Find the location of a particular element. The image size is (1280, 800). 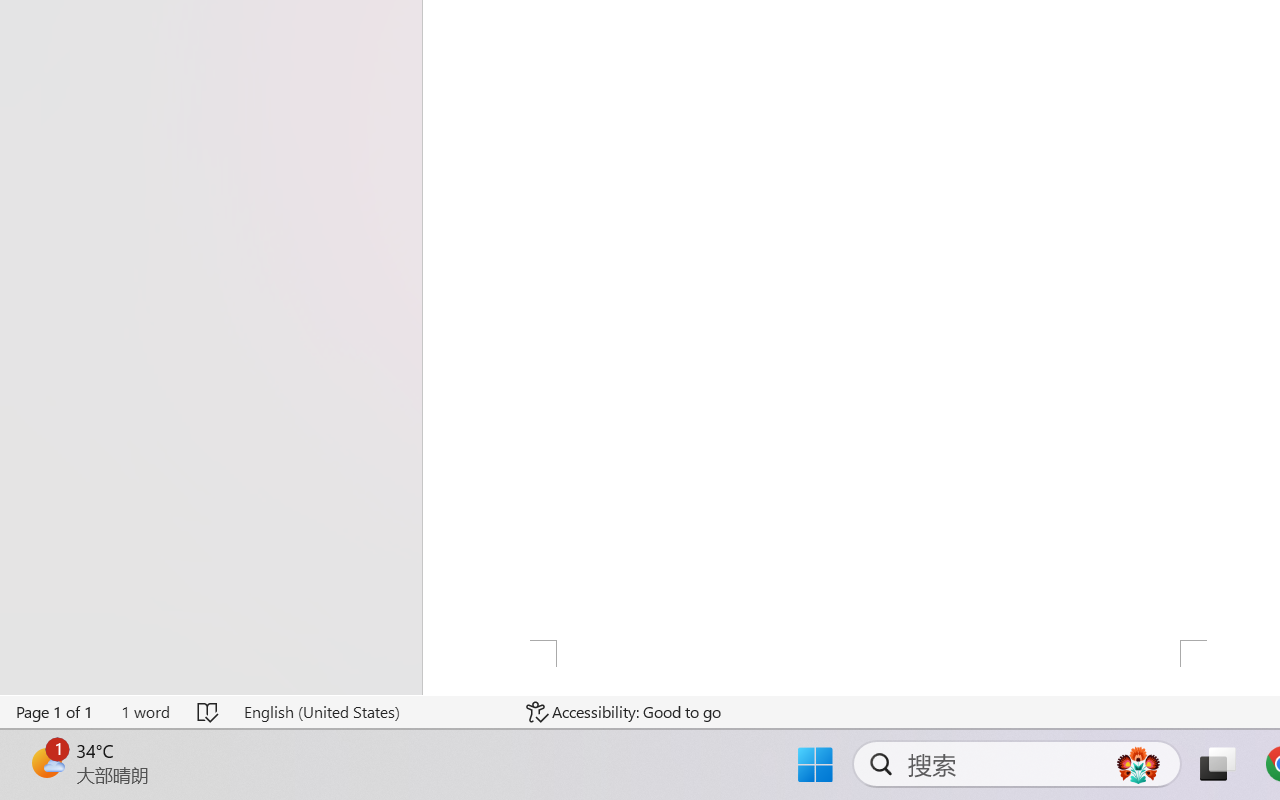

'Language English (United States)' is located at coordinates (371, 711).